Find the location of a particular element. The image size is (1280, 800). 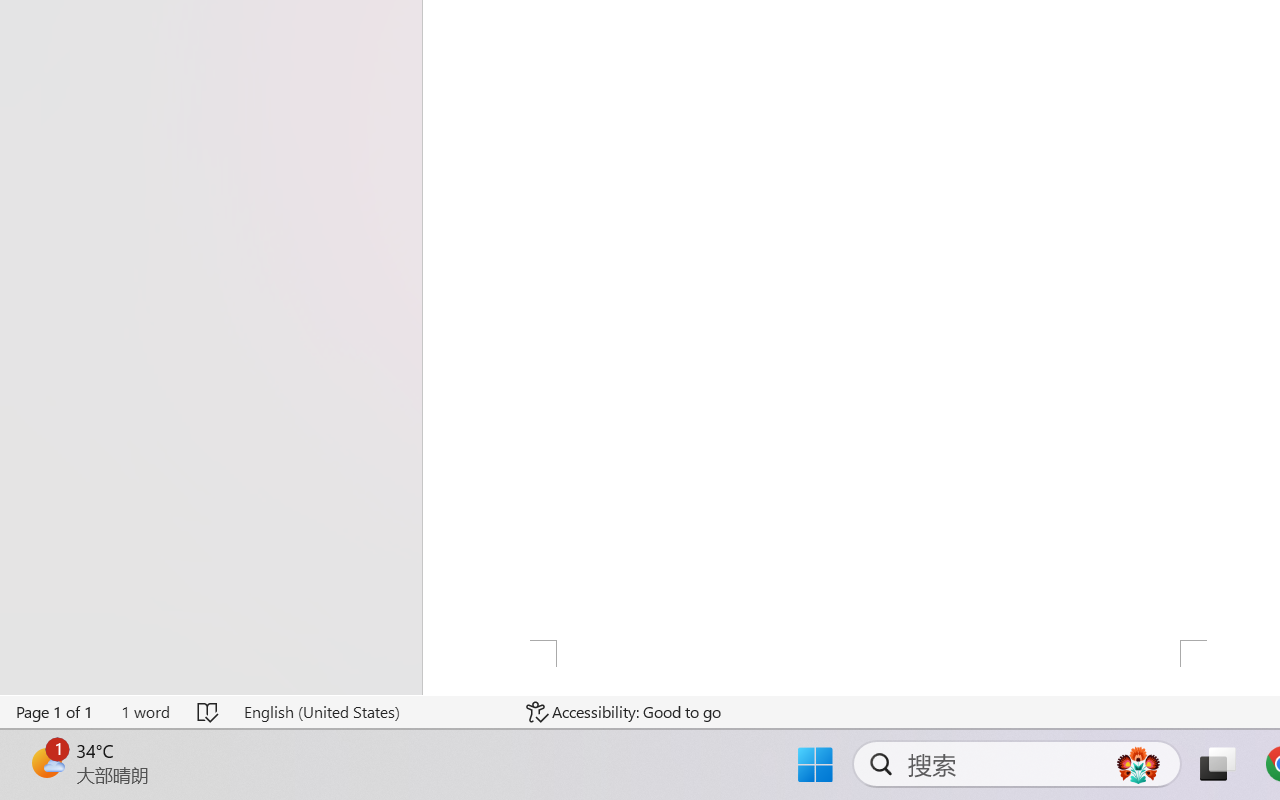

'Language English (United States)' is located at coordinates (371, 711).